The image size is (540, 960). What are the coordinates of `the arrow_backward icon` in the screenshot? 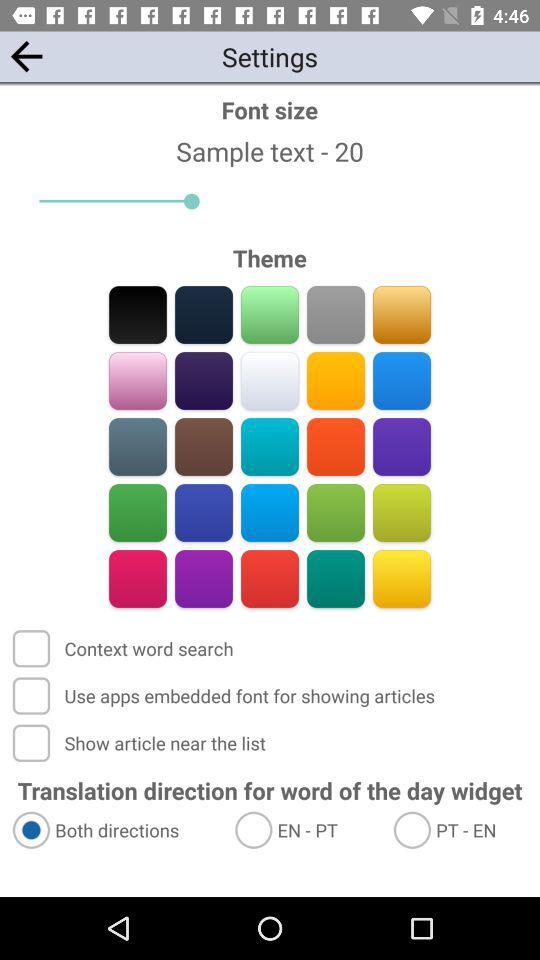 It's located at (25, 55).